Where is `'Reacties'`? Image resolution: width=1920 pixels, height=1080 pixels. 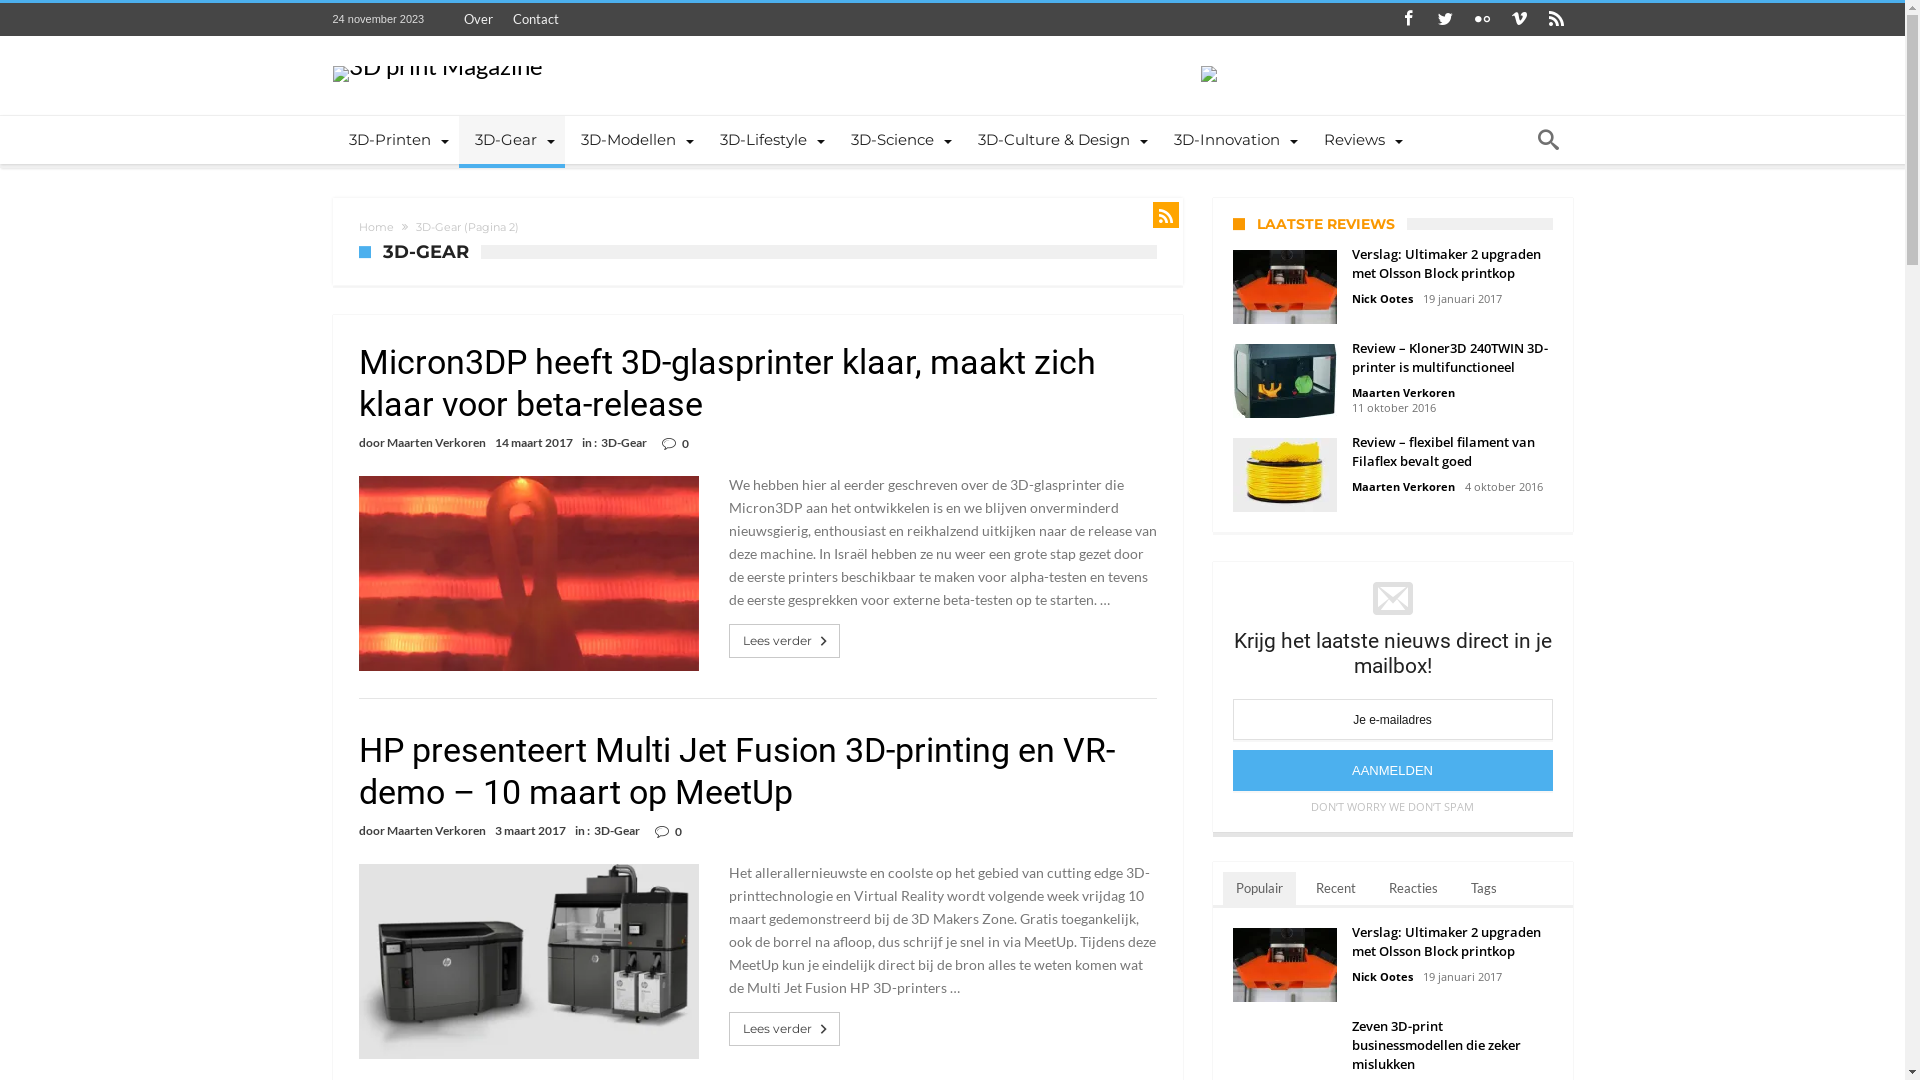
'Reacties' is located at coordinates (1412, 889).